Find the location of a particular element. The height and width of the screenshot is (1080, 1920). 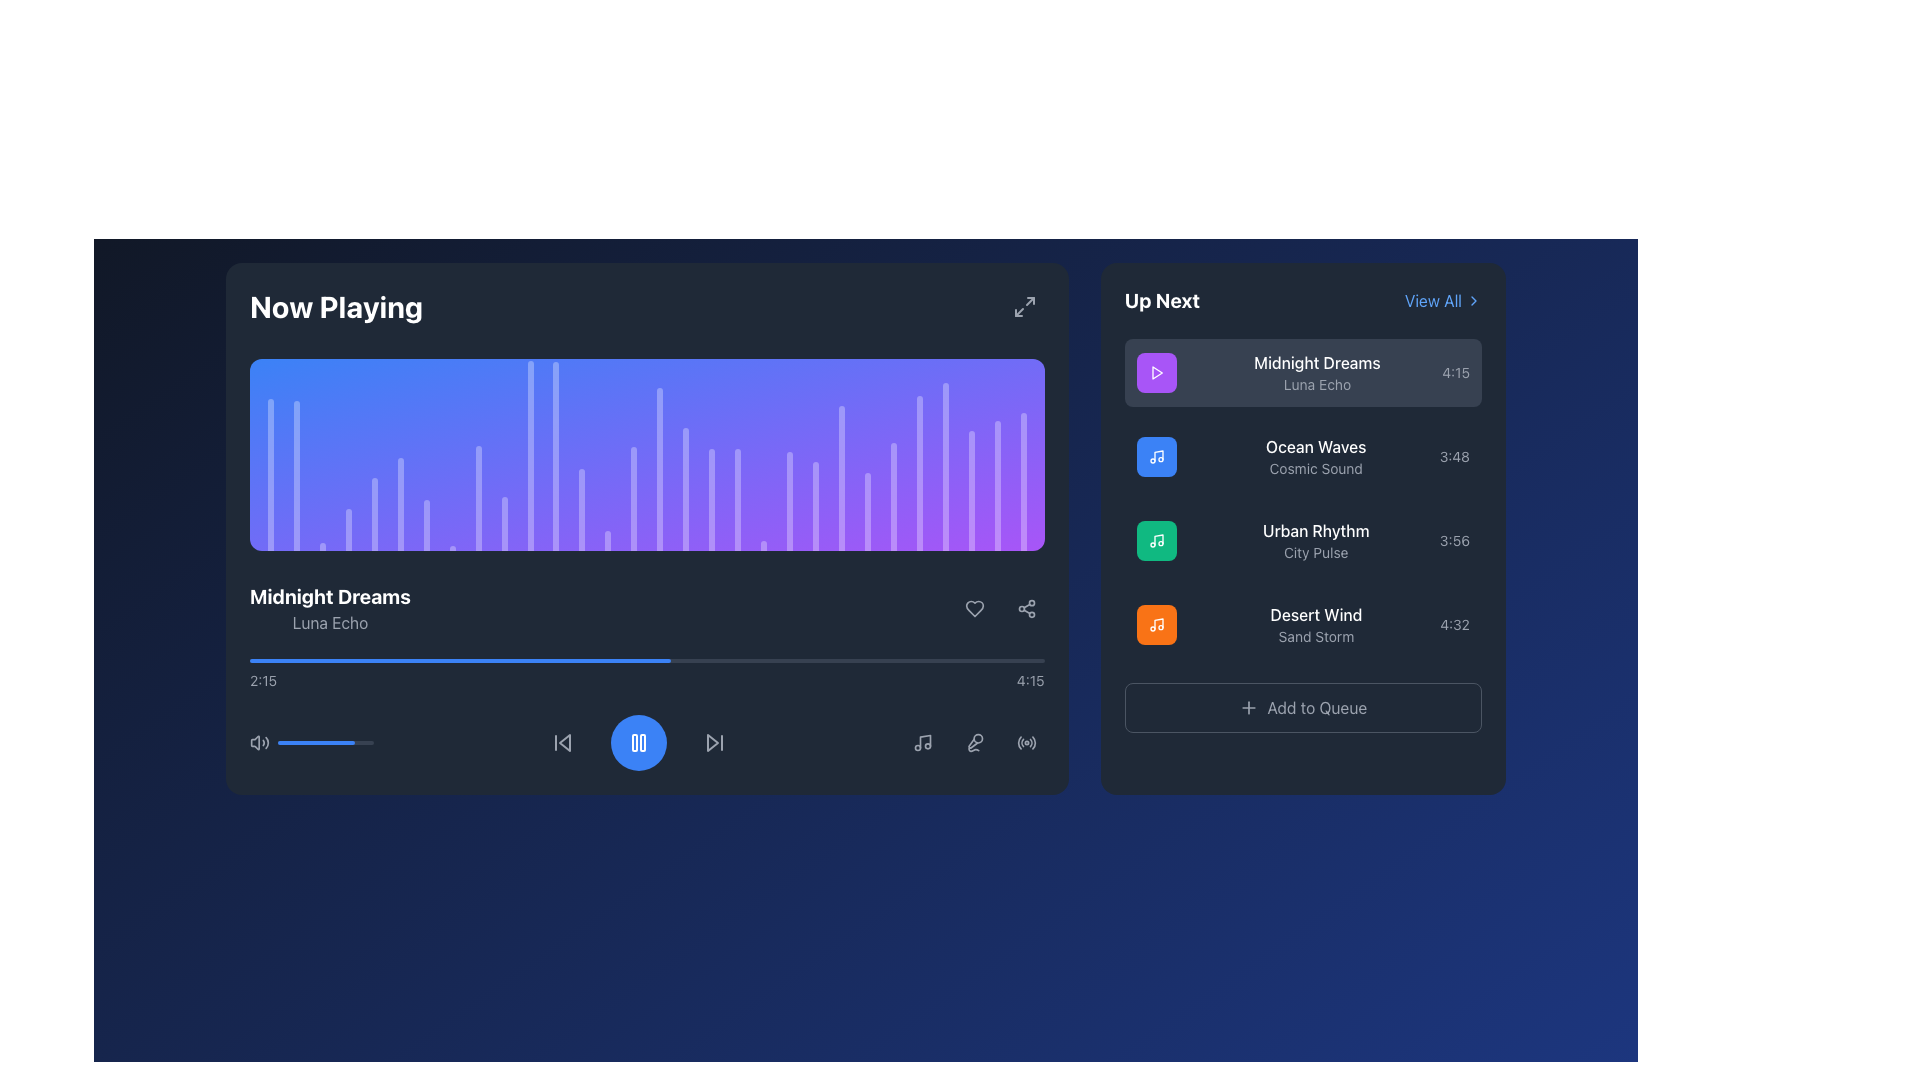

the slider is located at coordinates (371, 743).